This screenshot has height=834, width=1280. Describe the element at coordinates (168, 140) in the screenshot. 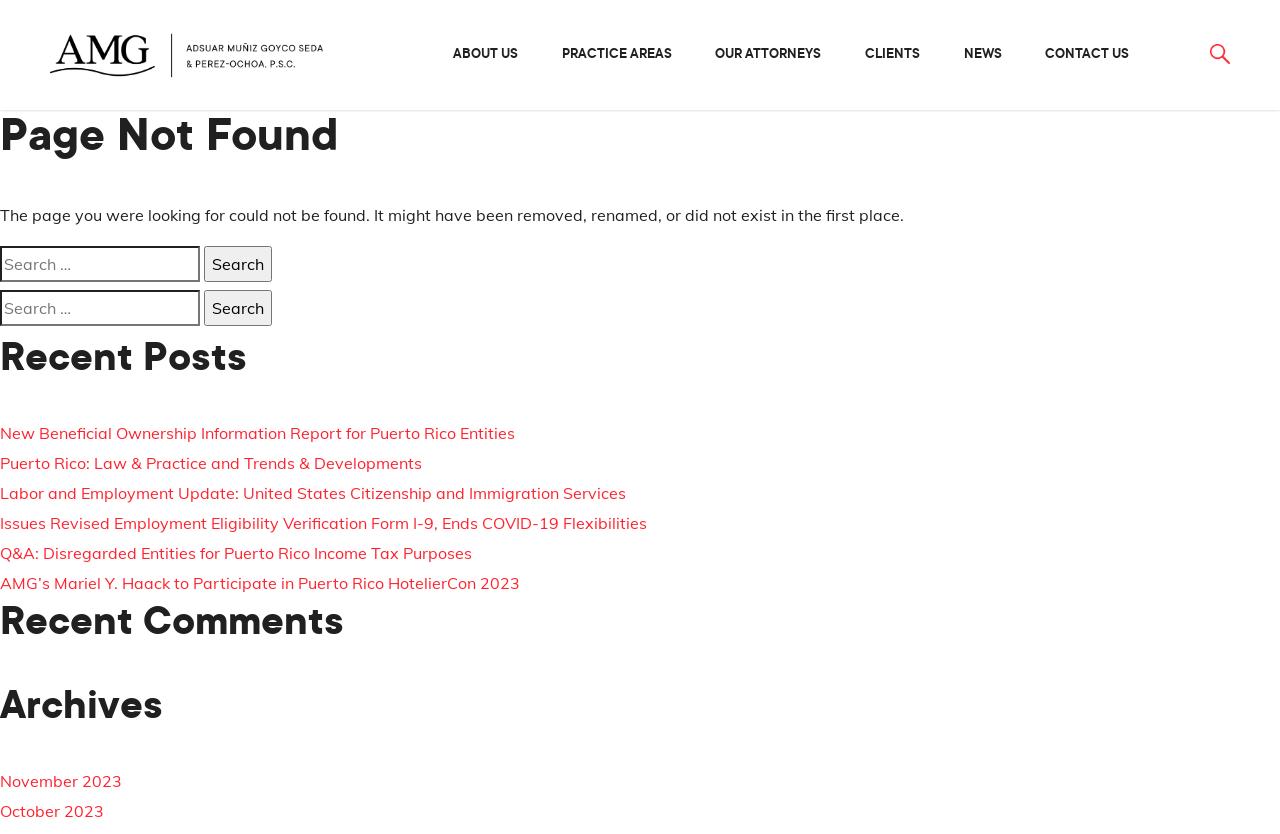

I see `'Page Not Found'` at that location.